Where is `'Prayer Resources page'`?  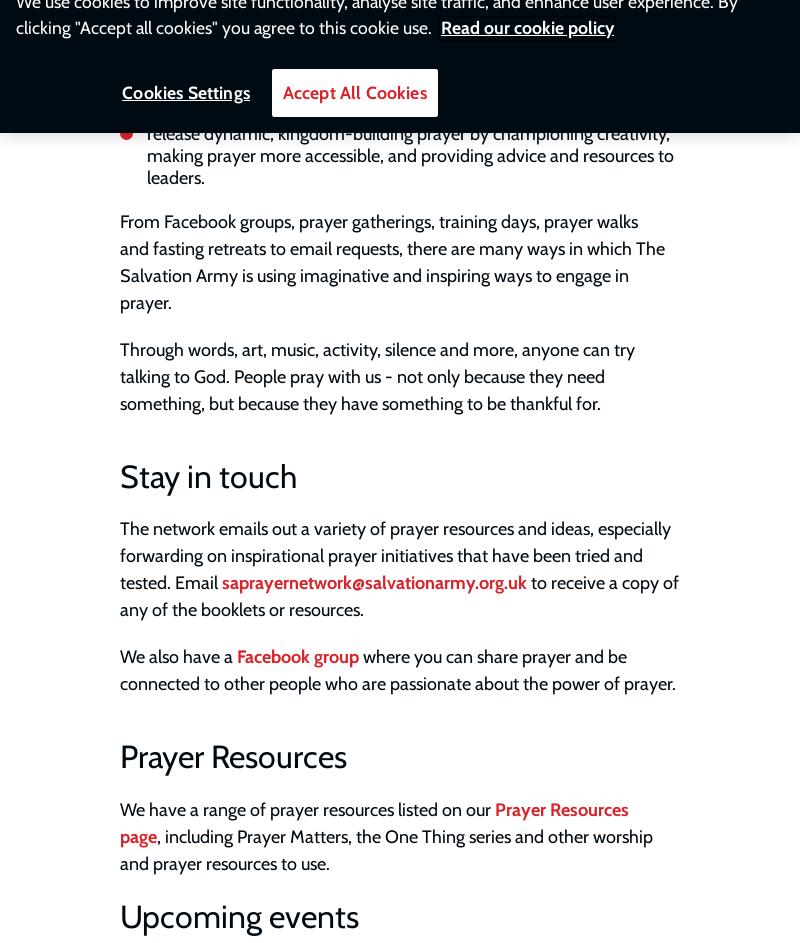
'Prayer Resources page' is located at coordinates (119, 821).